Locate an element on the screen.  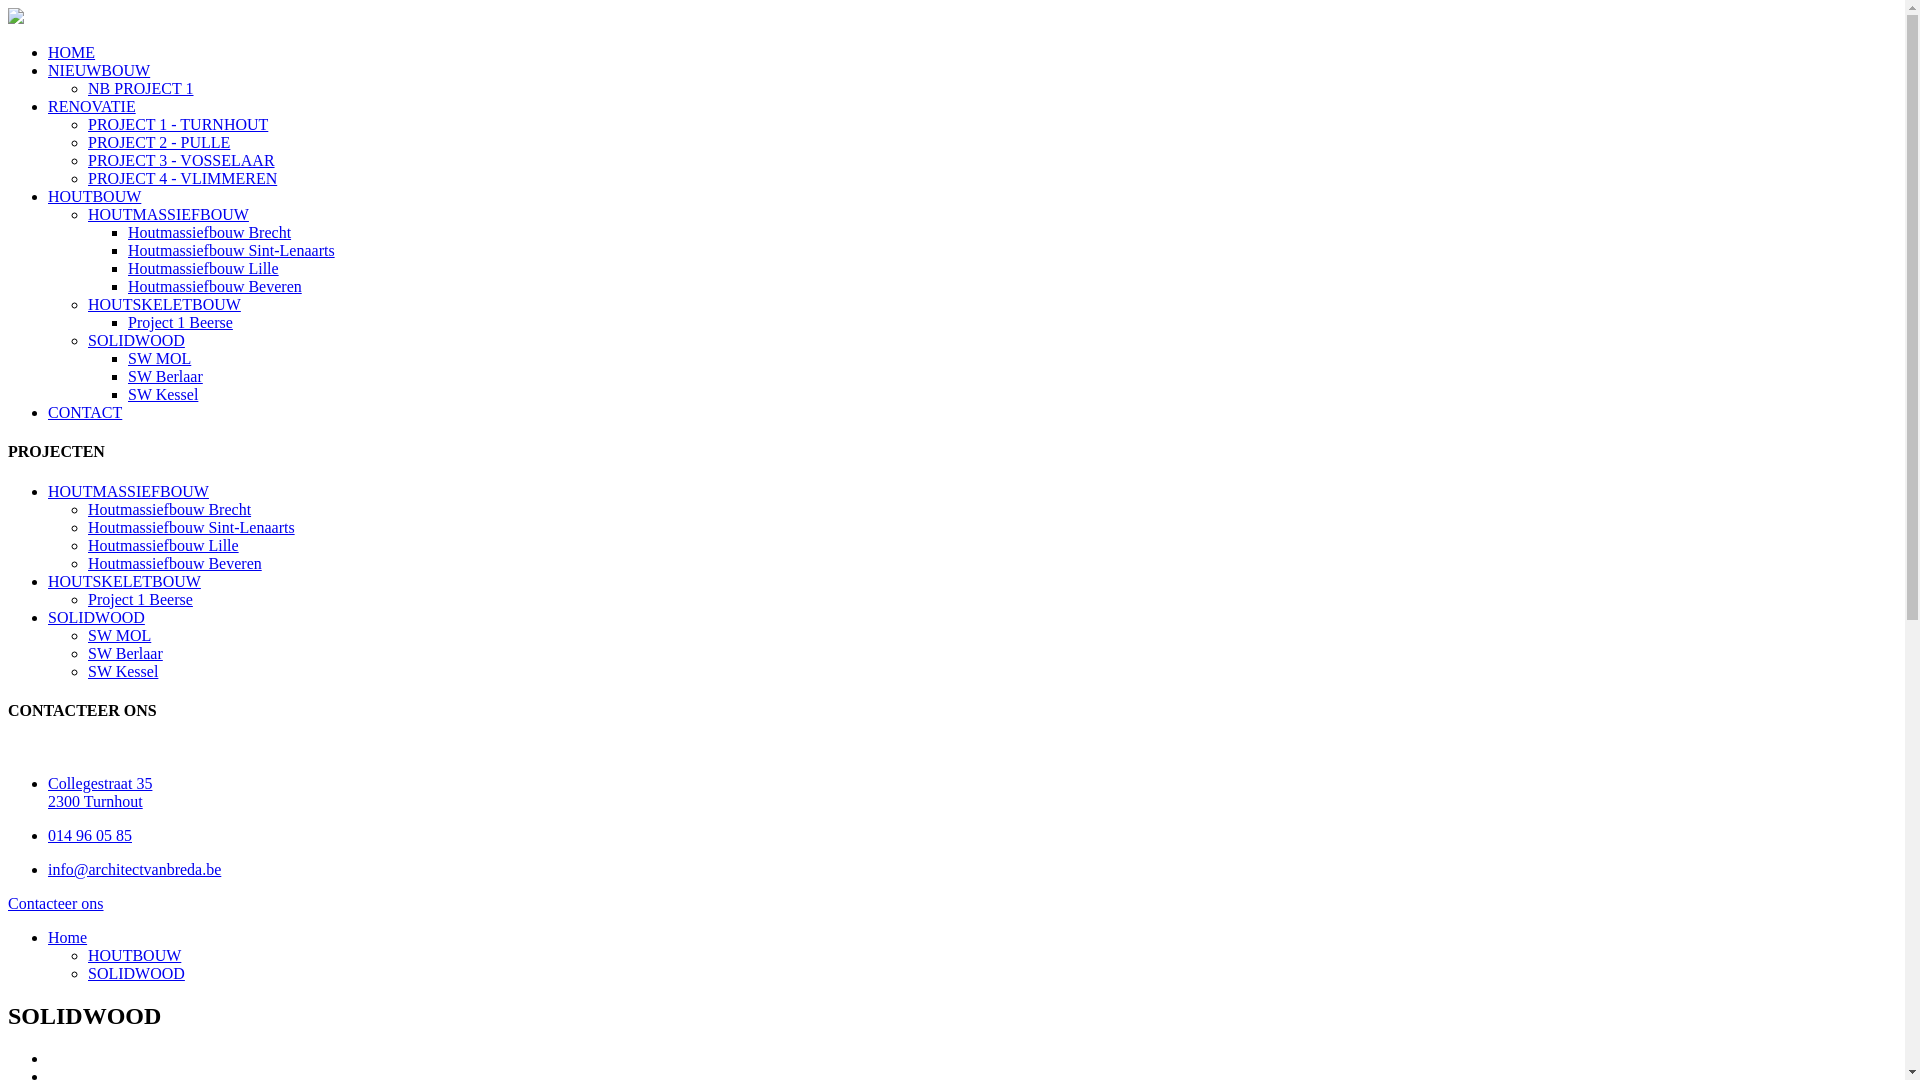
'HOME' is located at coordinates (71, 51).